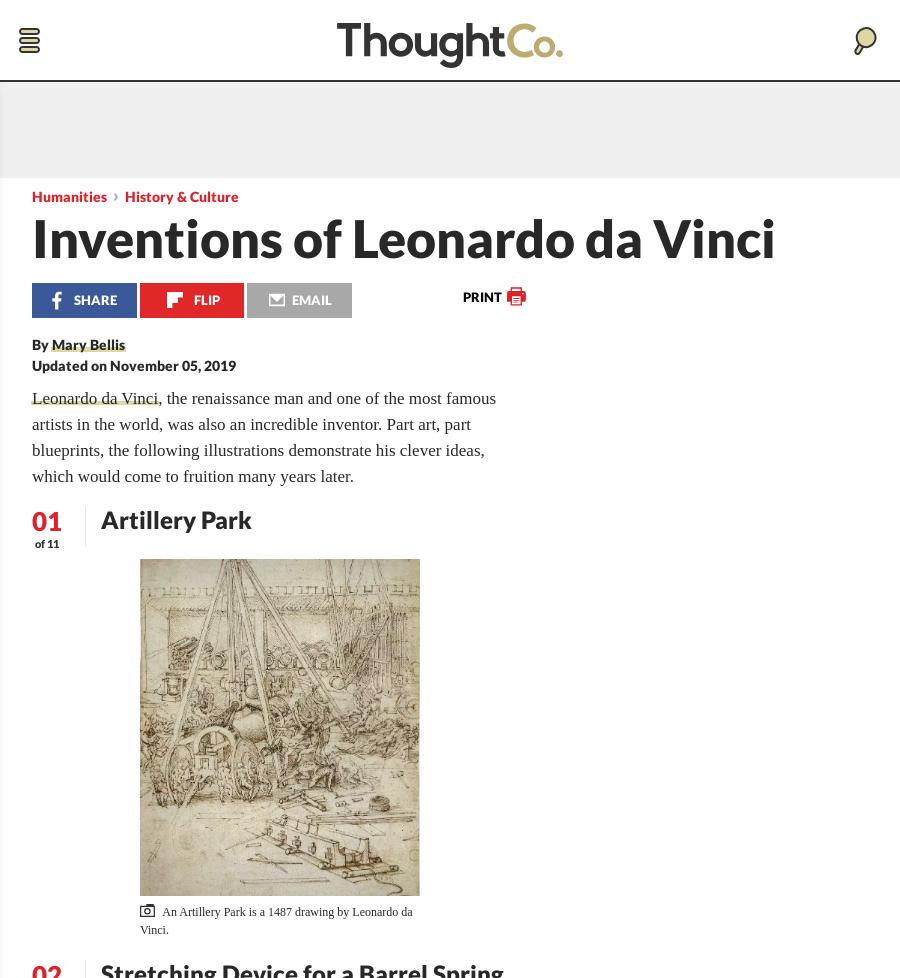 This screenshot has width=900, height=978. I want to click on 'Inventions of Leonardo da Vinci', so click(404, 238).